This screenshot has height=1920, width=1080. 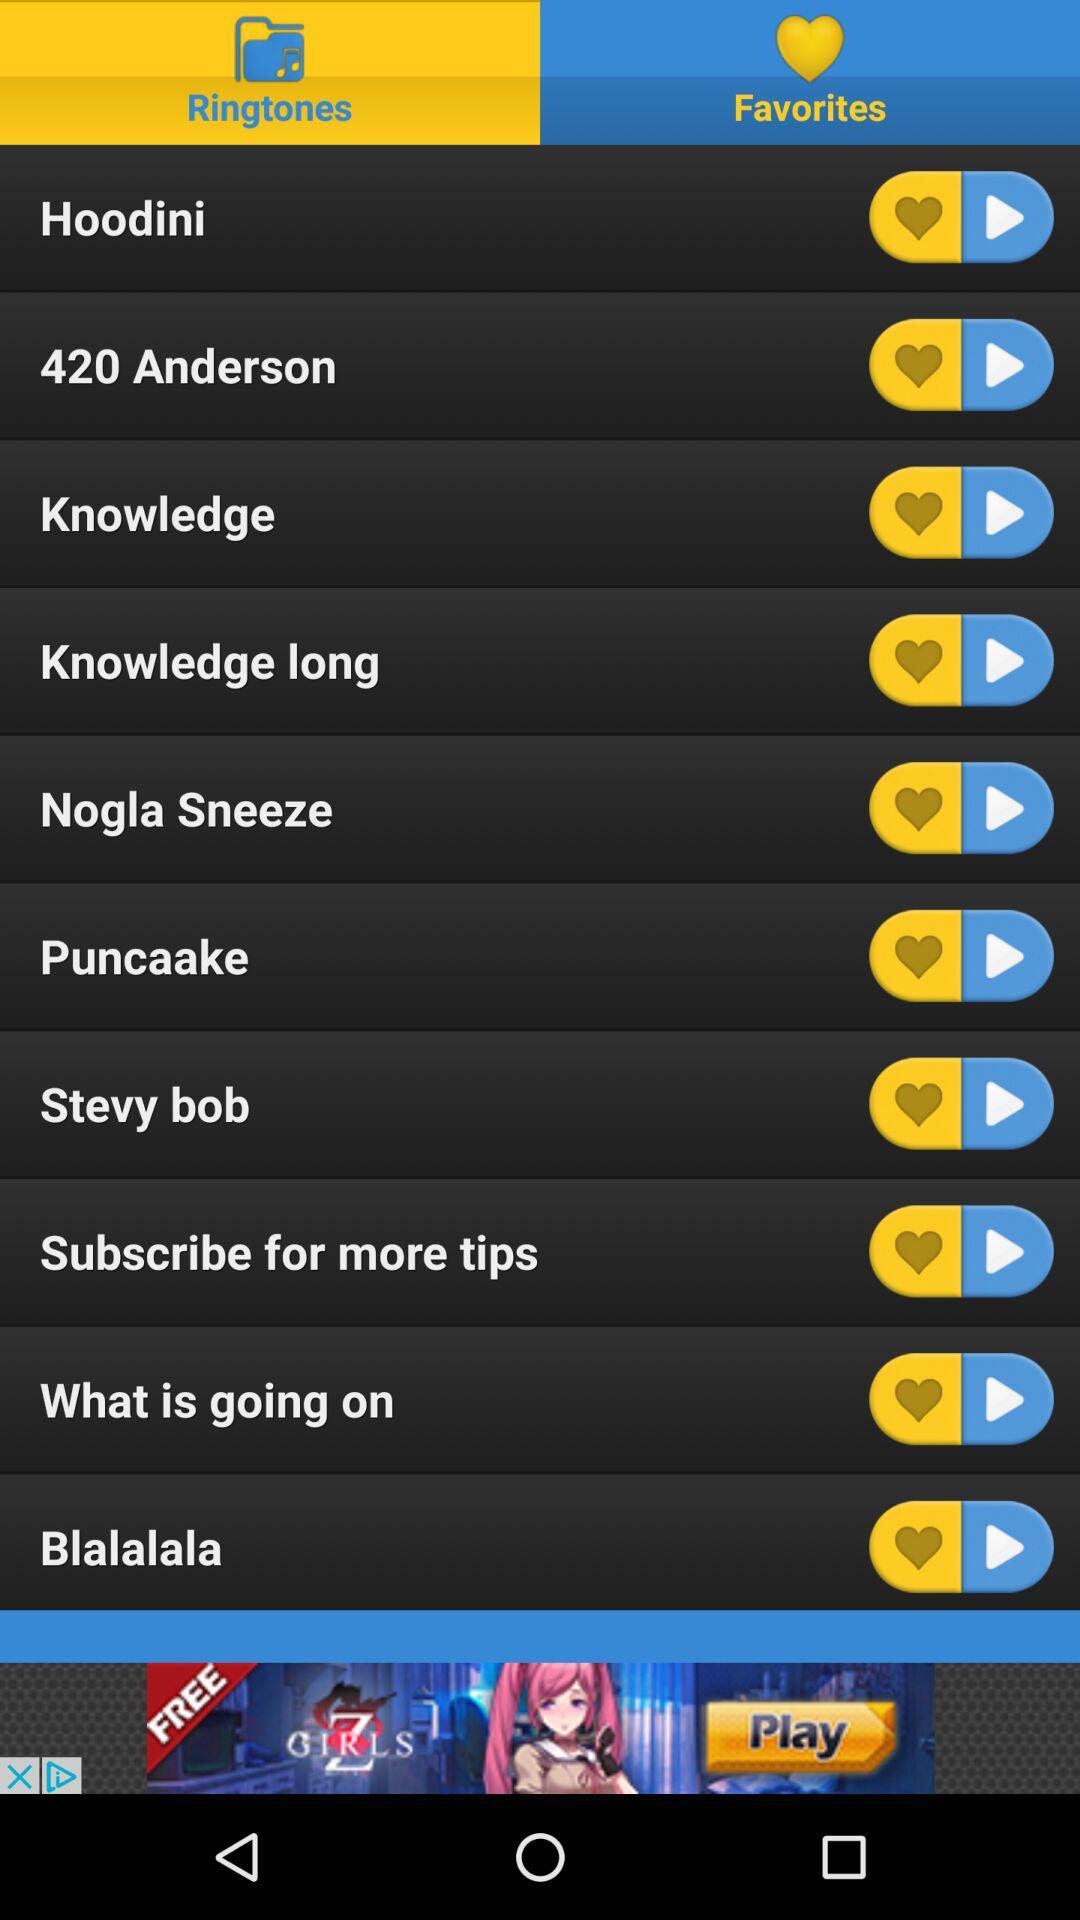 What do you see at coordinates (915, 1250) in the screenshot?
I see `box` at bounding box center [915, 1250].